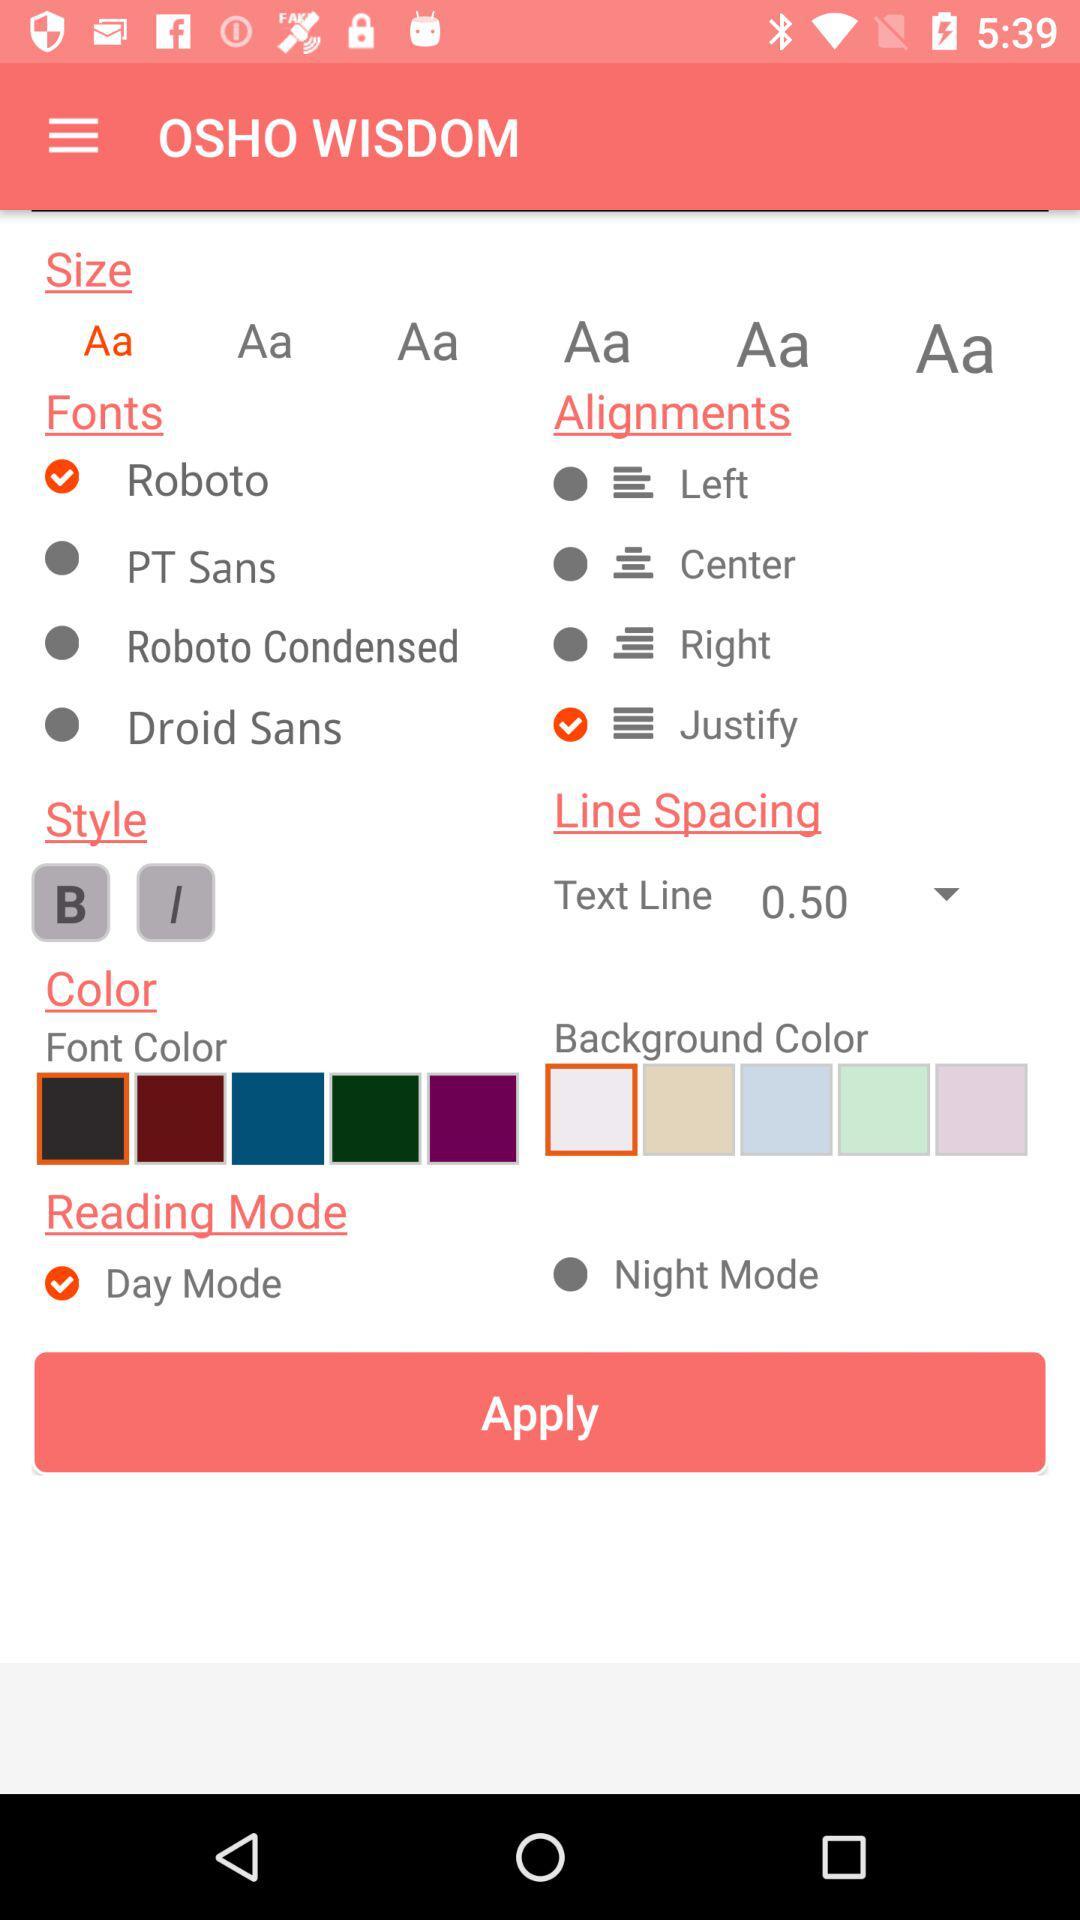 The width and height of the screenshot is (1080, 1920). What do you see at coordinates (315, 730) in the screenshot?
I see `text font droid sans` at bounding box center [315, 730].